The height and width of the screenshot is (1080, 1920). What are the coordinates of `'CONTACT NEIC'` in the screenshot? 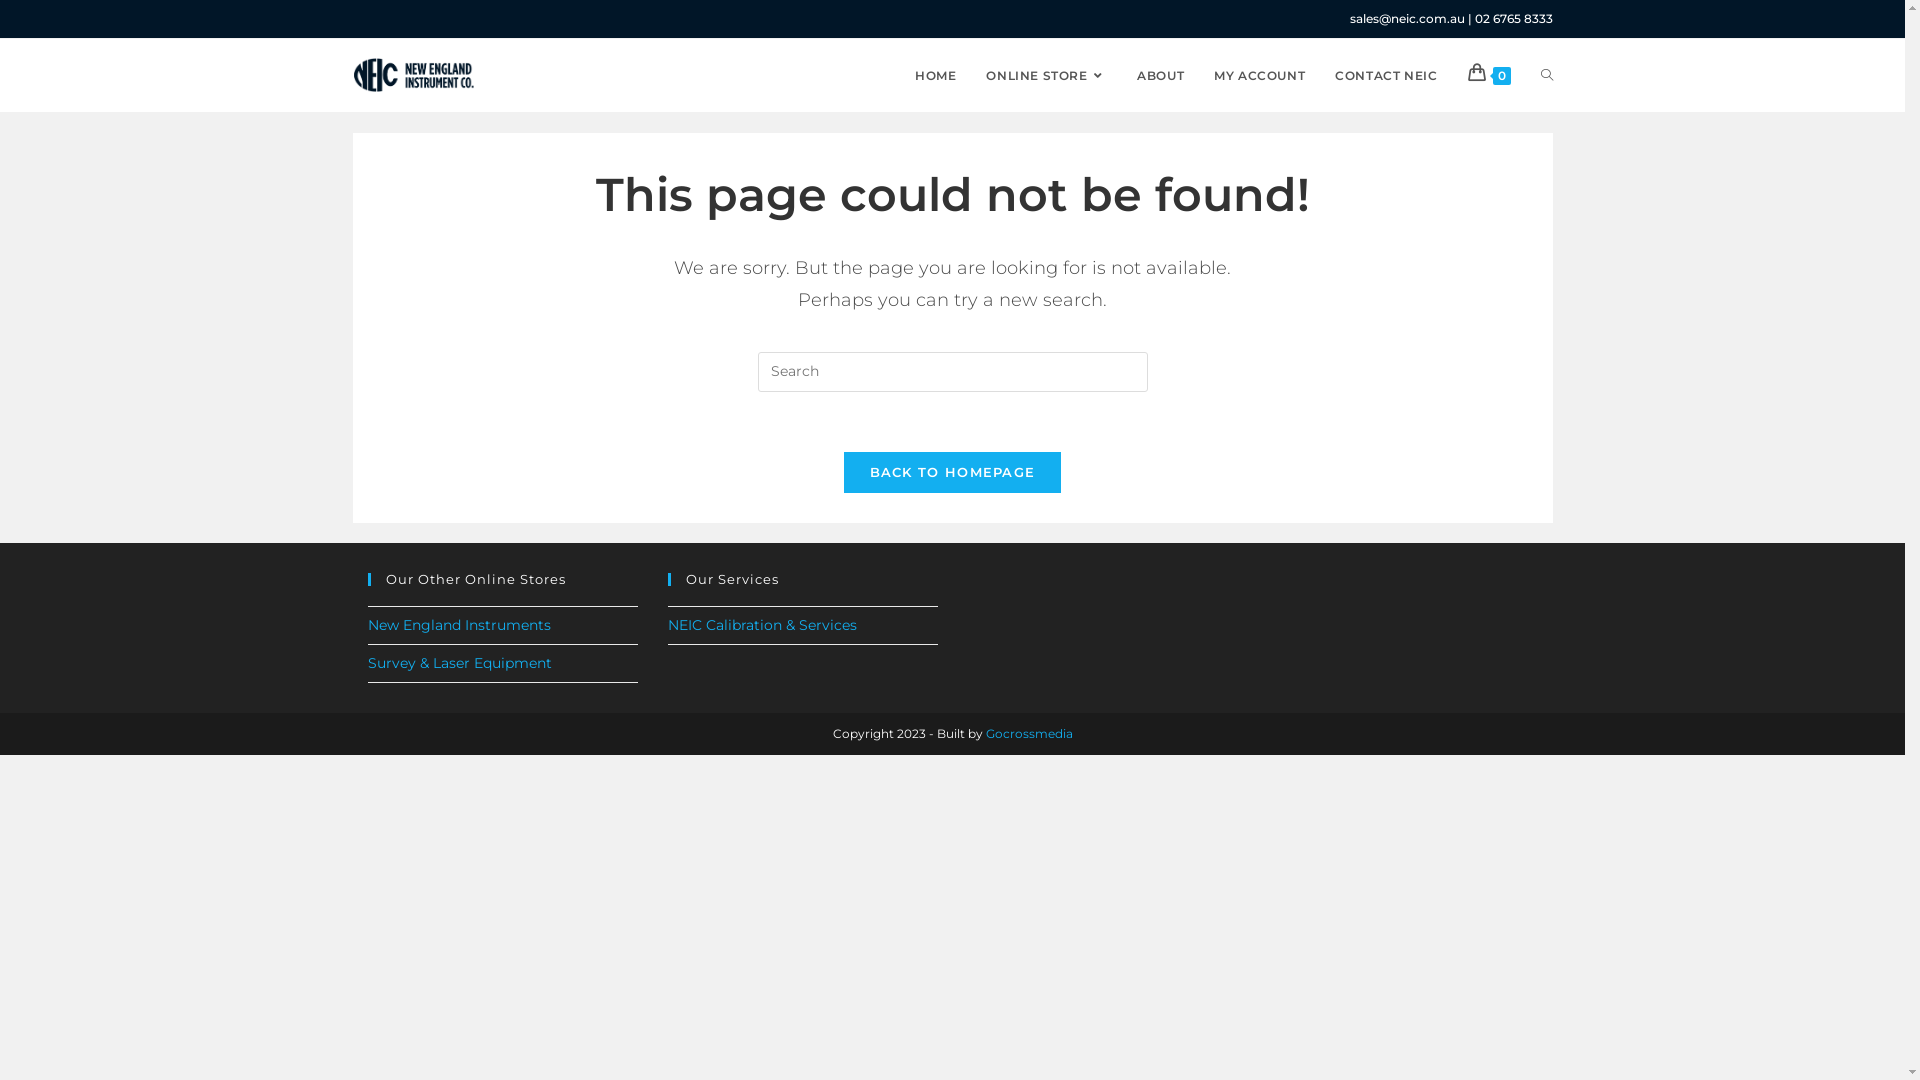 It's located at (1320, 74).